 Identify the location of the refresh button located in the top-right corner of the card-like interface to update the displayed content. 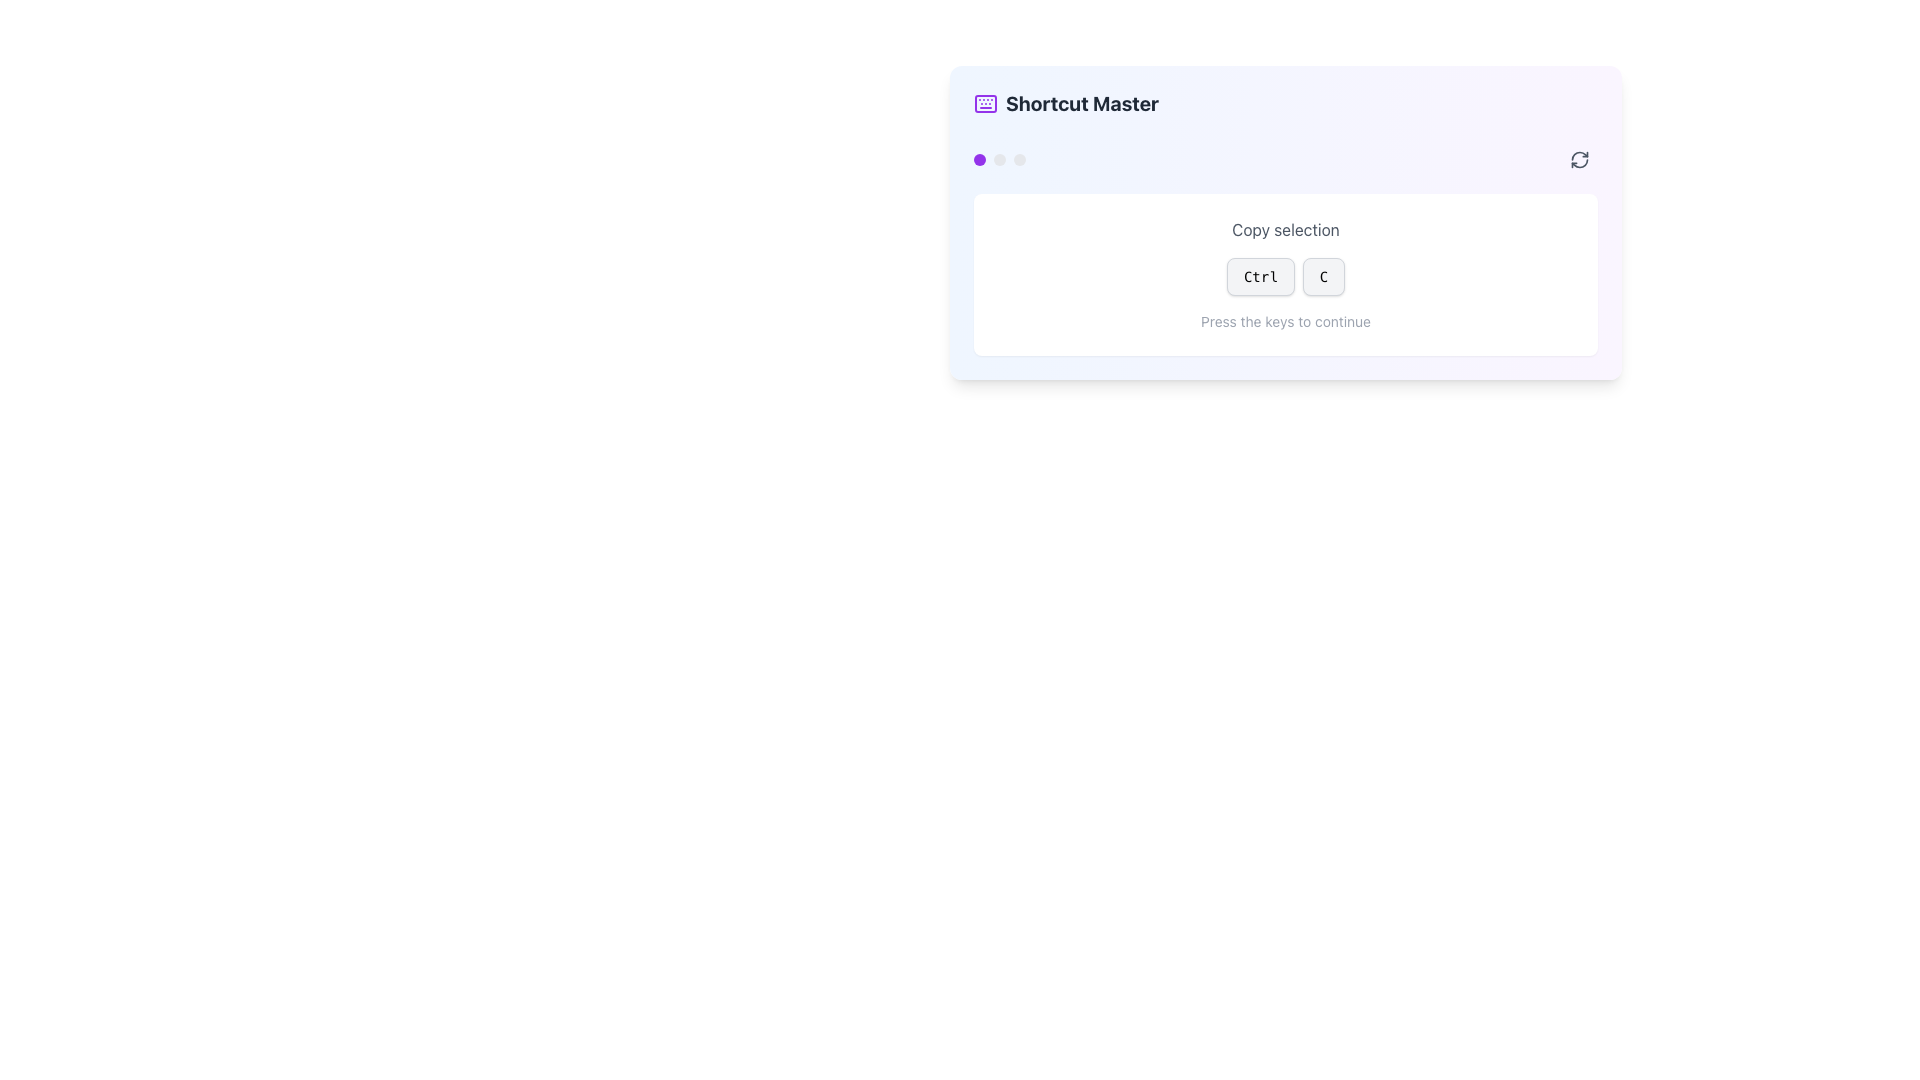
(1578, 158).